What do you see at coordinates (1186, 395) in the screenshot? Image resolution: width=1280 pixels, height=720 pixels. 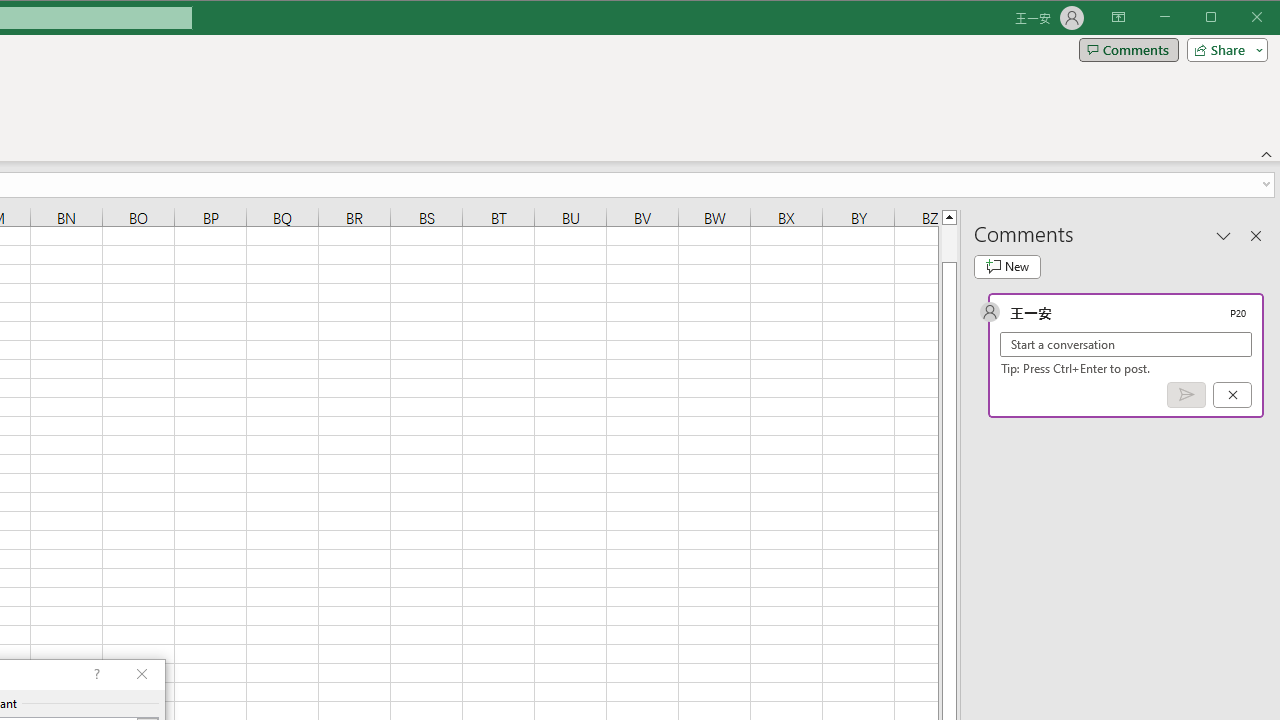 I see `'Post comment (Ctrl + Enter)'` at bounding box center [1186, 395].